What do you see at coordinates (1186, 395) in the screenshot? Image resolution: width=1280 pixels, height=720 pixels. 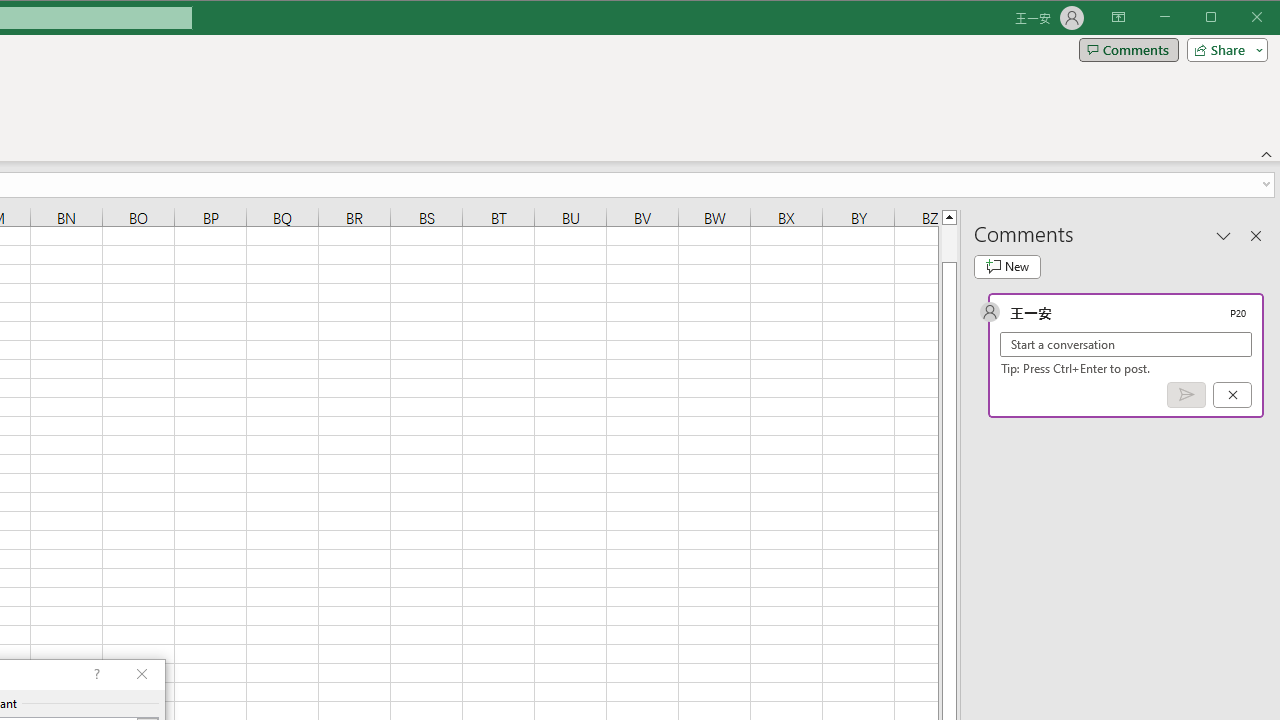 I see `'Post comment (Ctrl + Enter)'` at bounding box center [1186, 395].